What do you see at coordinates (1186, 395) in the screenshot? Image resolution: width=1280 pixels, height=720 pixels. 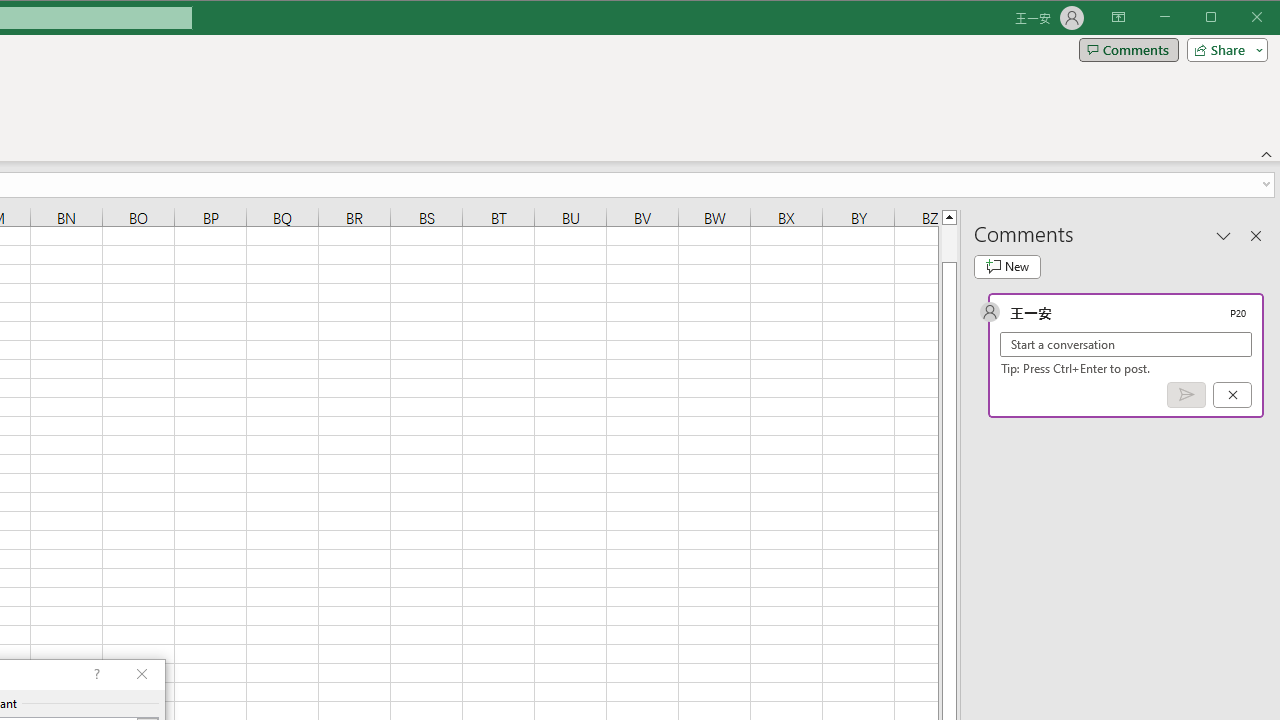 I see `'Post comment (Ctrl + Enter)'` at bounding box center [1186, 395].